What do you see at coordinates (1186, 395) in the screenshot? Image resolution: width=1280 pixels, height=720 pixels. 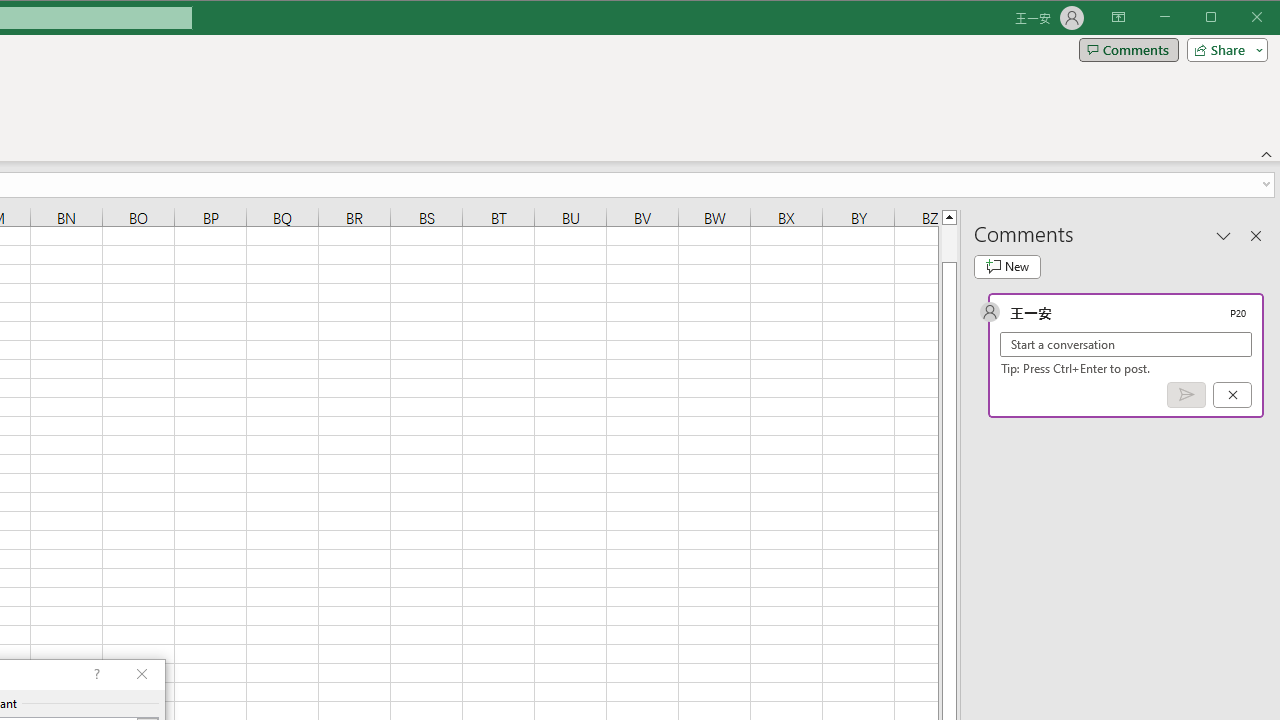 I see `'Post comment (Ctrl + Enter)'` at bounding box center [1186, 395].